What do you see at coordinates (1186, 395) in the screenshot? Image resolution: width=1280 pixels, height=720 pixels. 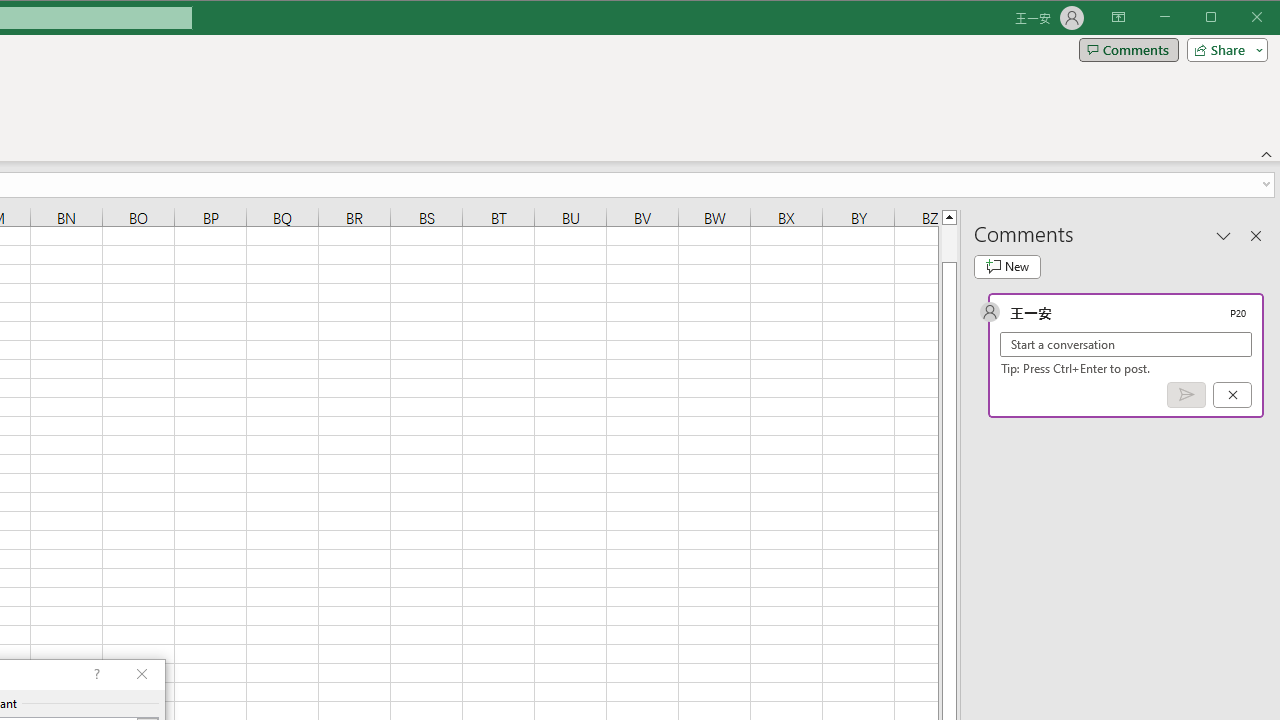 I see `'Post comment (Ctrl + Enter)'` at bounding box center [1186, 395].